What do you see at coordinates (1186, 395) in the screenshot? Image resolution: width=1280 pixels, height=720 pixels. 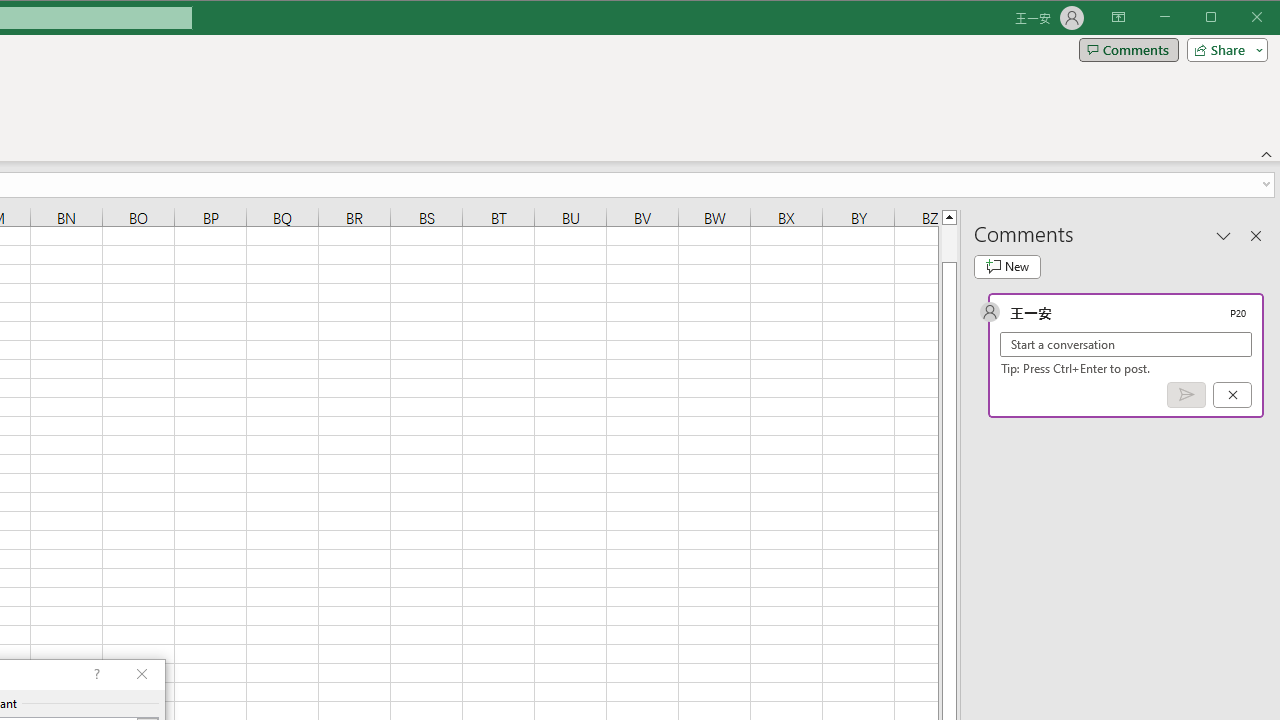 I see `'Post comment (Ctrl + Enter)'` at bounding box center [1186, 395].